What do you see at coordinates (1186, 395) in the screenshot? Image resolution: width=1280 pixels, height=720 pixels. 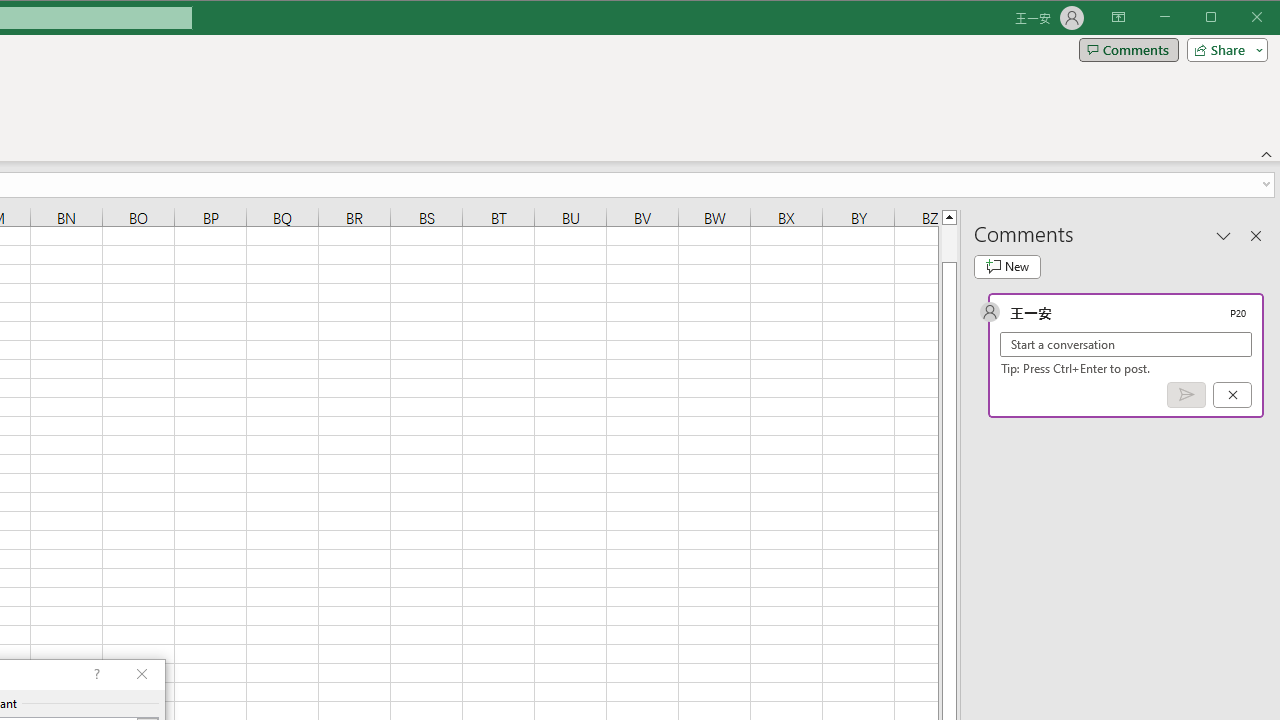 I see `'Post comment (Ctrl + Enter)'` at bounding box center [1186, 395].